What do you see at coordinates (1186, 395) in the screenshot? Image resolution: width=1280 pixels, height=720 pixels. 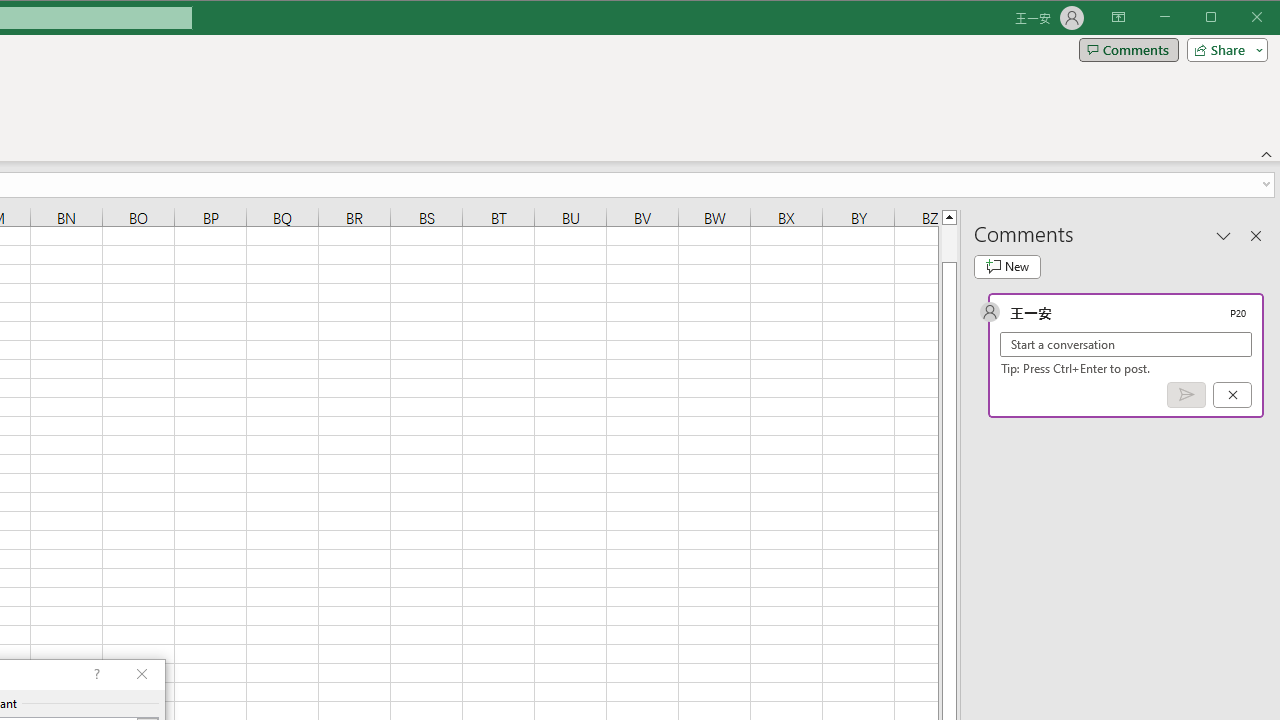 I see `'Post comment (Ctrl + Enter)'` at bounding box center [1186, 395].